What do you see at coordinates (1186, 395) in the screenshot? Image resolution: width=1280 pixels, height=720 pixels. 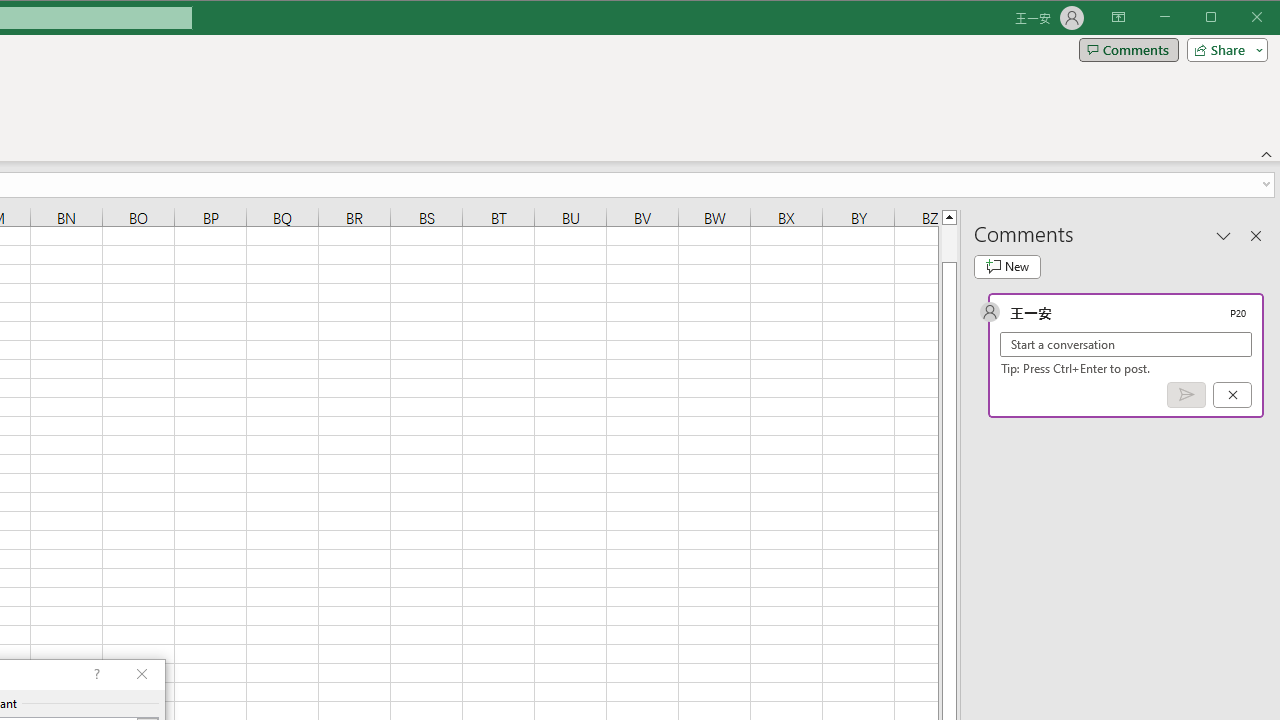 I see `'Post comment (Ctrl + Enter)'` at bounding box center [1186, 395].